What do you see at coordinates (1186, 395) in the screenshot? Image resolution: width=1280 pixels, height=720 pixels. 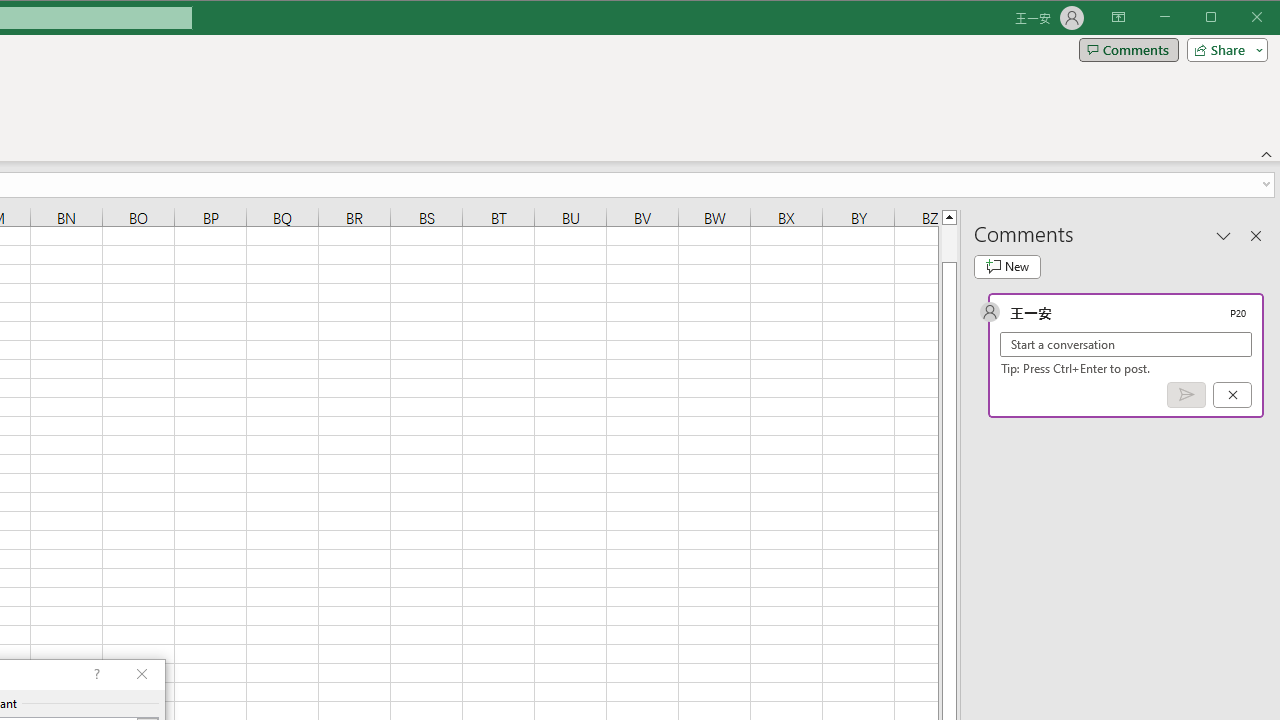 I see `'Post comment (Ctrl + Enter)'` at bounding box center [1186, 395].